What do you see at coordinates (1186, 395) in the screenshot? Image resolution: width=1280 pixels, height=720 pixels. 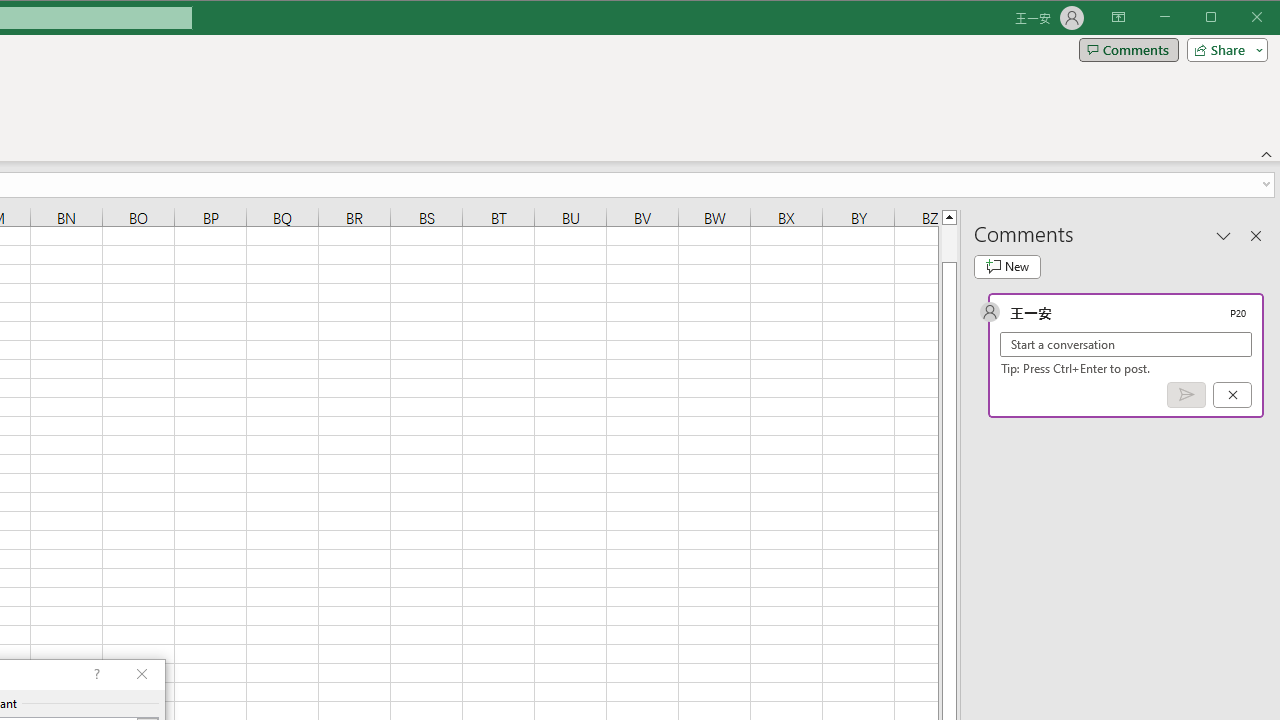 I see `'Post comment (Ctrl + Enter)'` at bounding box center [1186, 395].